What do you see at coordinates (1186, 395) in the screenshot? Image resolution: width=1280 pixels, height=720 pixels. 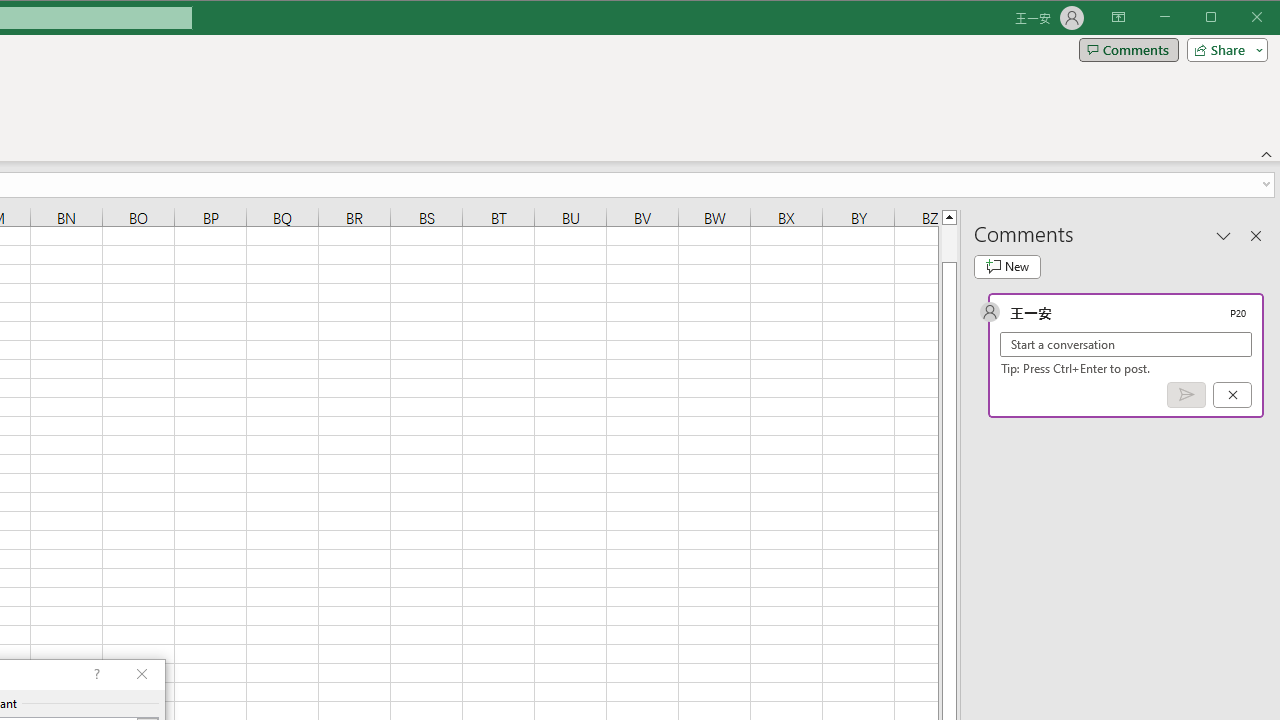 I see `'Post comment (Ctrl + Enter)'` at bounding box center [1186, 395].